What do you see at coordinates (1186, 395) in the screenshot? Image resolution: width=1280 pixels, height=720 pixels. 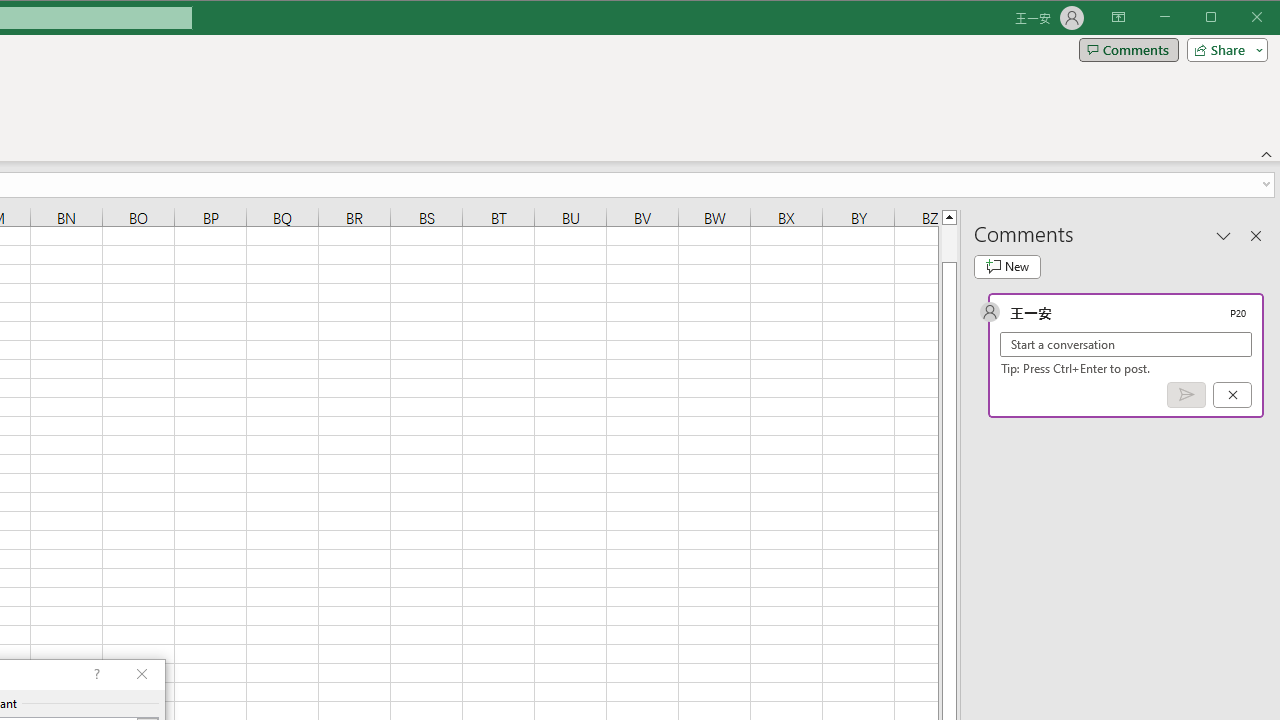 I see `'Post comment (Ctrl + Enter)'` at bounding box center [1186, 395].